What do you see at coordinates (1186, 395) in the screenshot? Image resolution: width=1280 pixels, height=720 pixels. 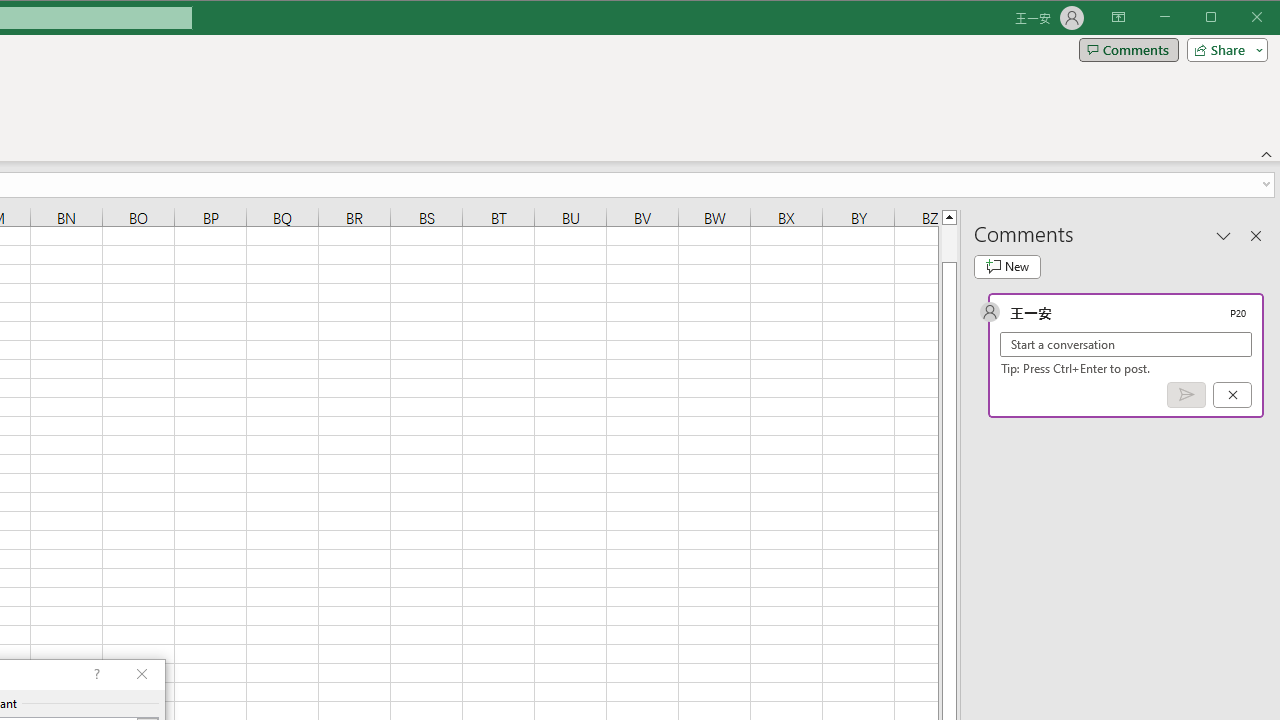 I see `'Post comment (Ctrl + Enter)'` at bounding box center [1186, 395].